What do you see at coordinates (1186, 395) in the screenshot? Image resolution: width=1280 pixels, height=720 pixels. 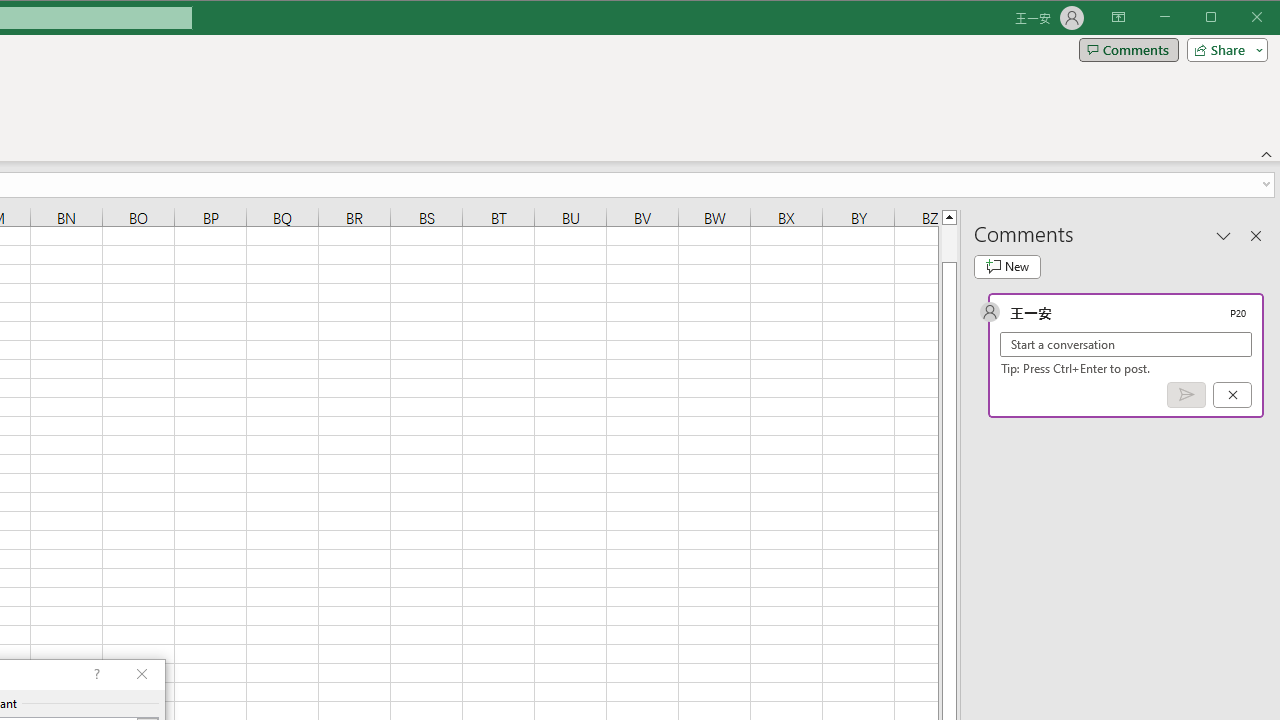 I see `'Post comment (Ctrl + Enter)'` at bounding box center [1186, 395].